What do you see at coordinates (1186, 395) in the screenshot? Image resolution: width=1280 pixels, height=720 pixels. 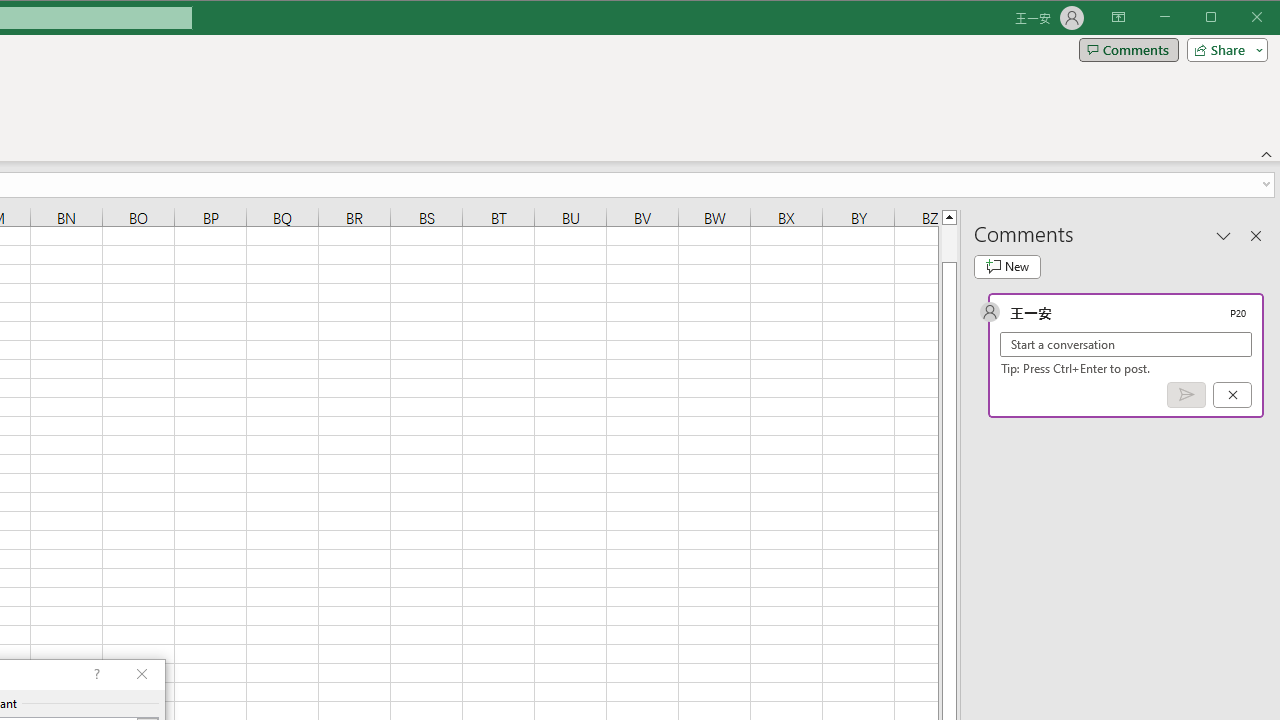 I see `'Post comment (Ctrl + Enter)'` at bounding box center [1186, 395].